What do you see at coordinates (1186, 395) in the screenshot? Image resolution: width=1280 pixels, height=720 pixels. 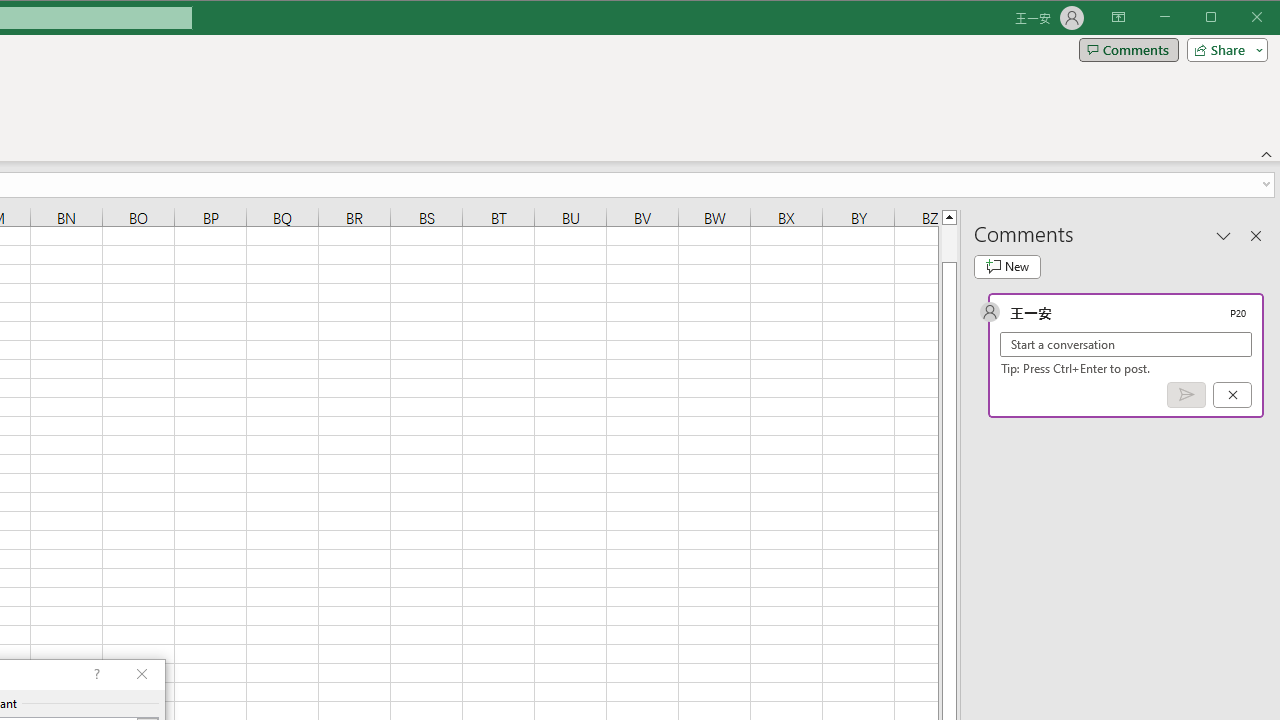 I see `'Post comment (Ctrl + Enter)'` at bounding box center [1186, 395].